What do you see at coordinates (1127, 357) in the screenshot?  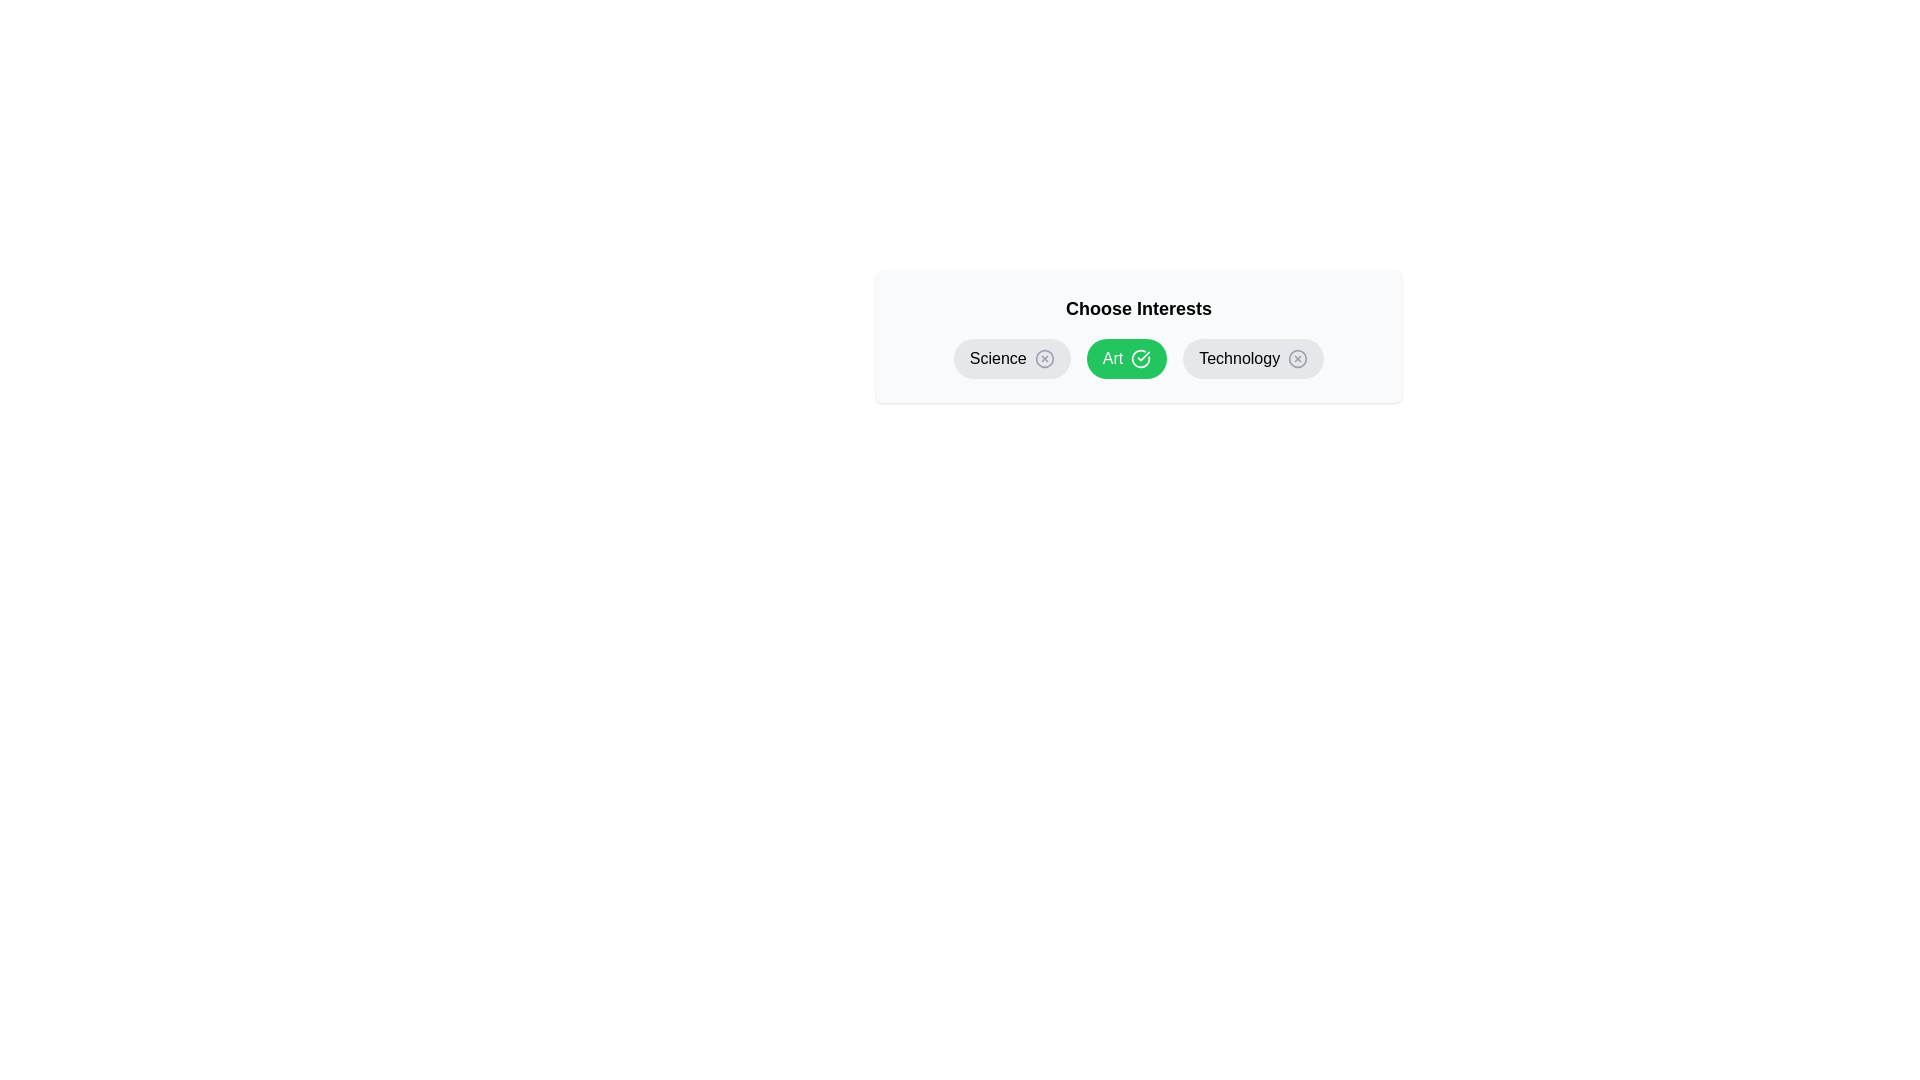 I see `the chip labeled Art` at bounding box center [1127, 357].